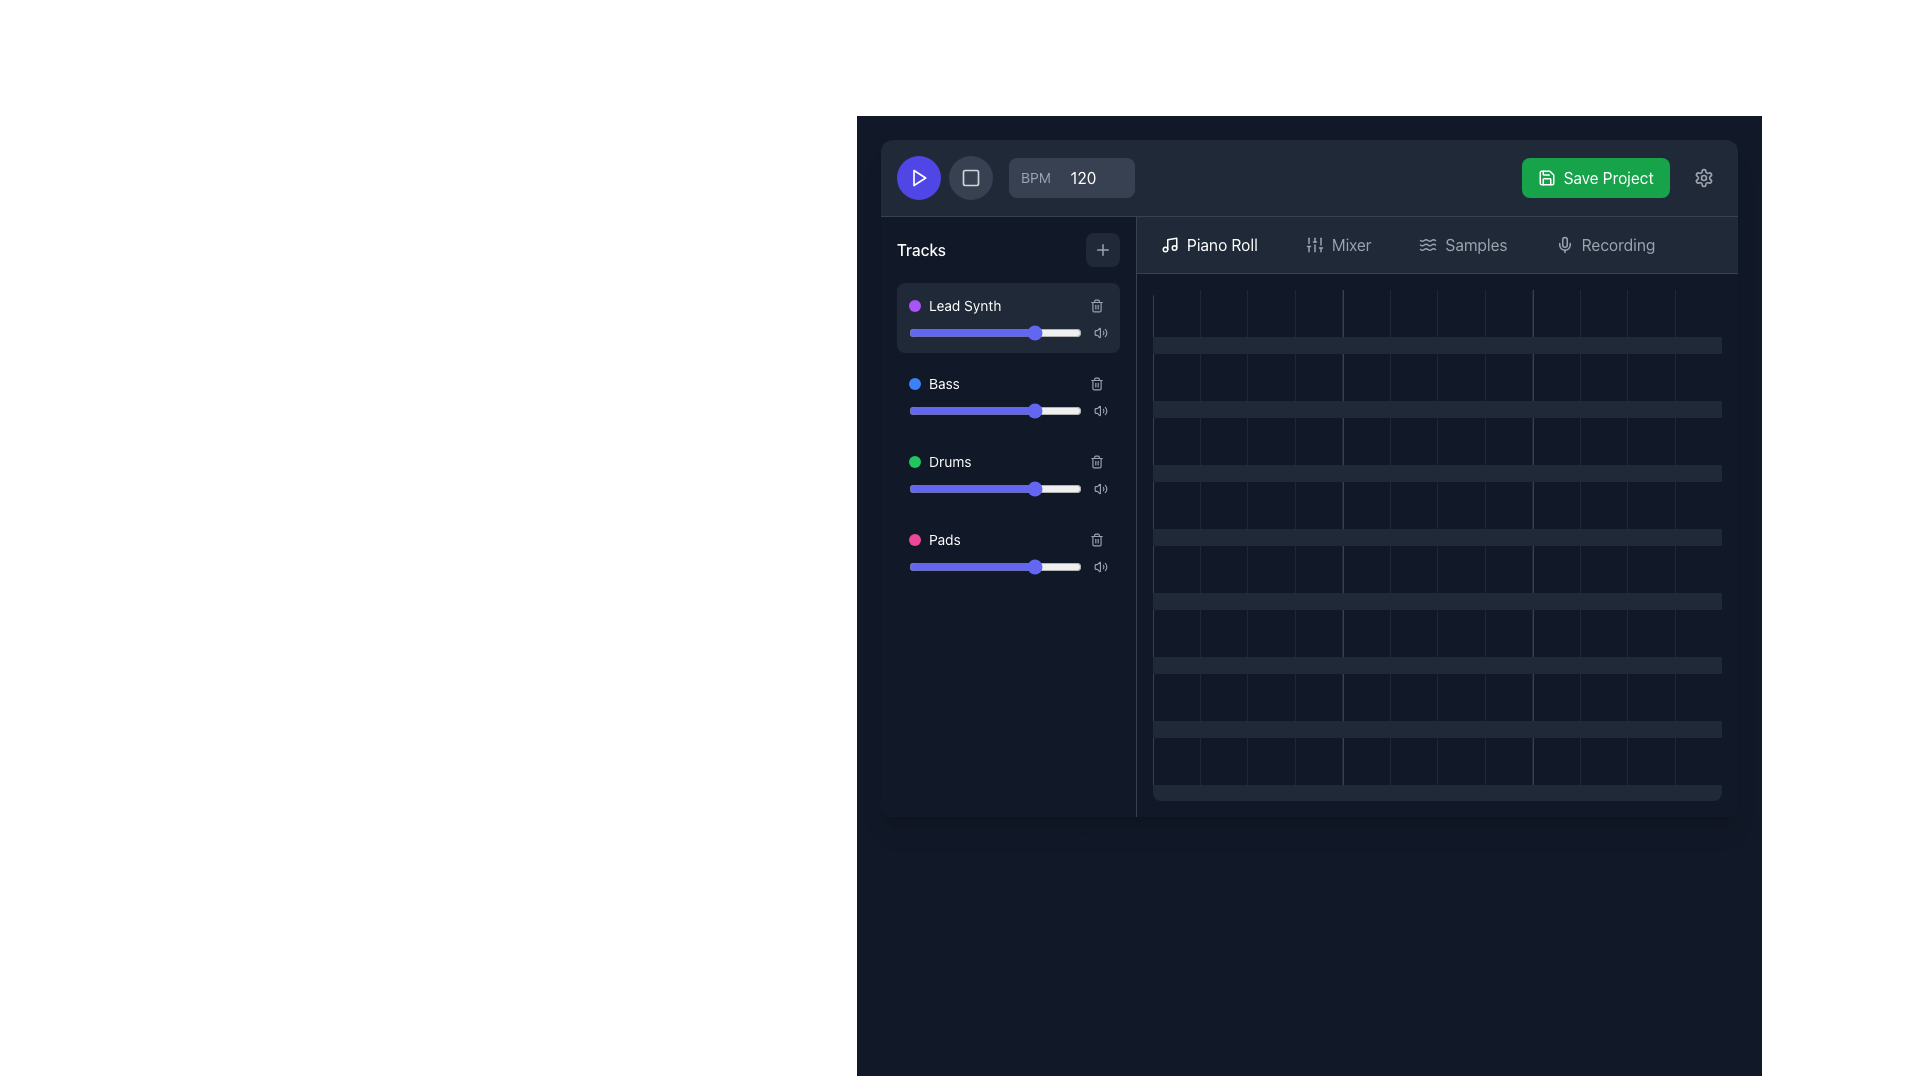  I want to click on the 6th square block in the 3rd row of the grid layout, which has a dark background and changes shade on hover, so click(1412, 440).